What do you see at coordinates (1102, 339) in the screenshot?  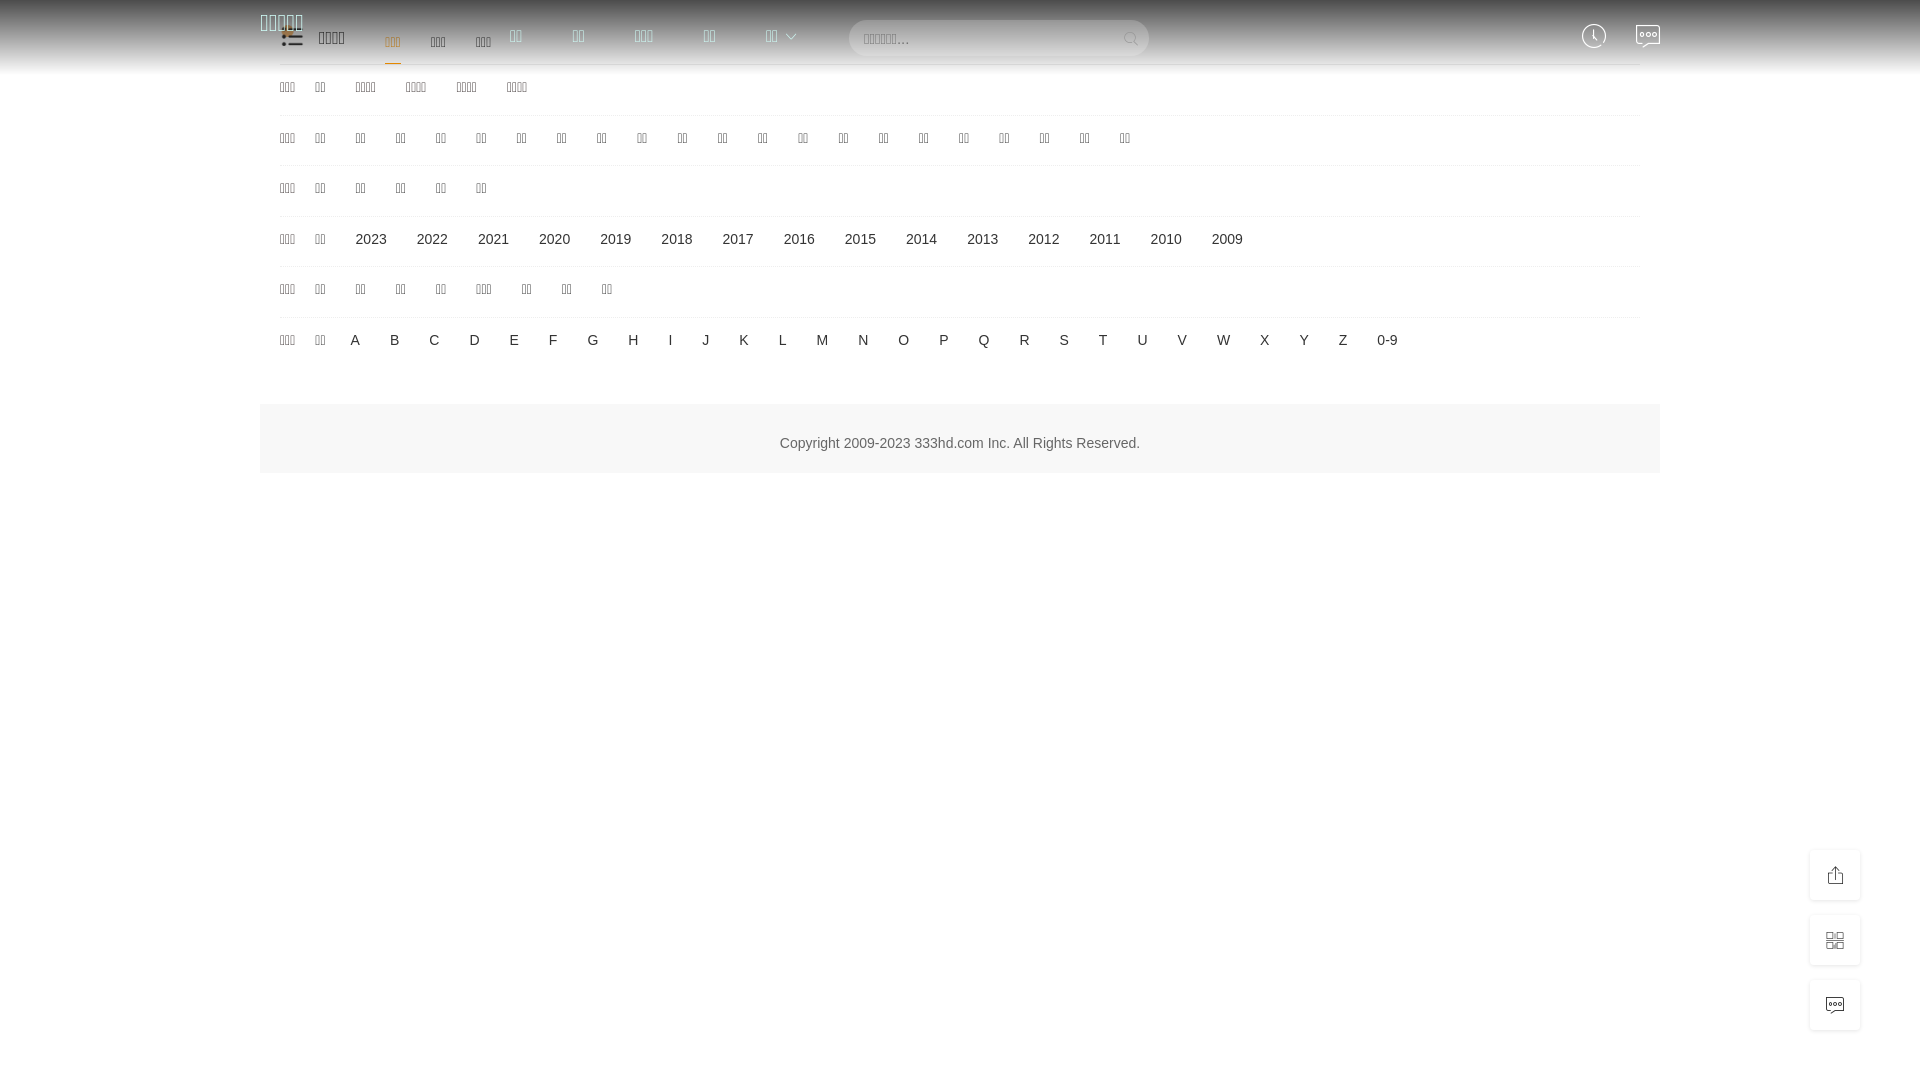 I see `'T'` at bounding box center [1102, 339].